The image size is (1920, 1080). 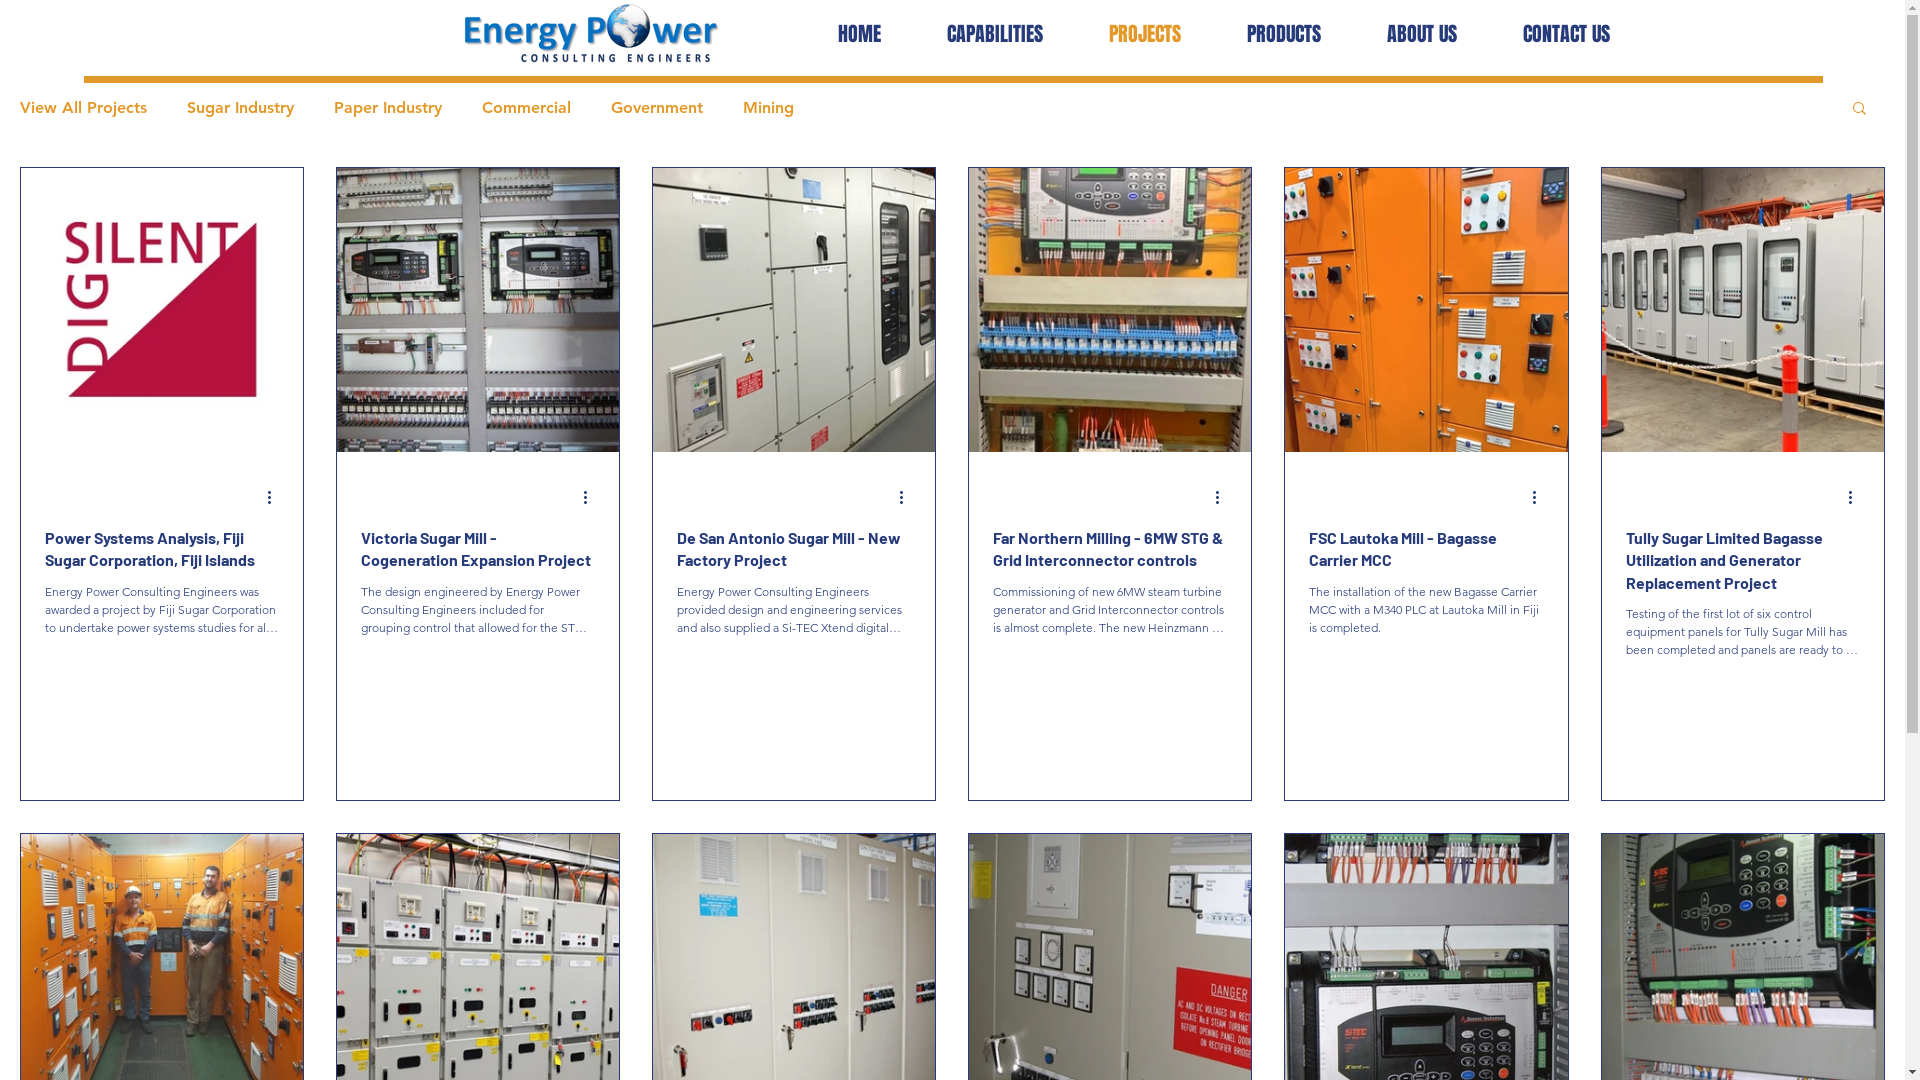 I want to click on 'Government', so click(x=609, y=107).